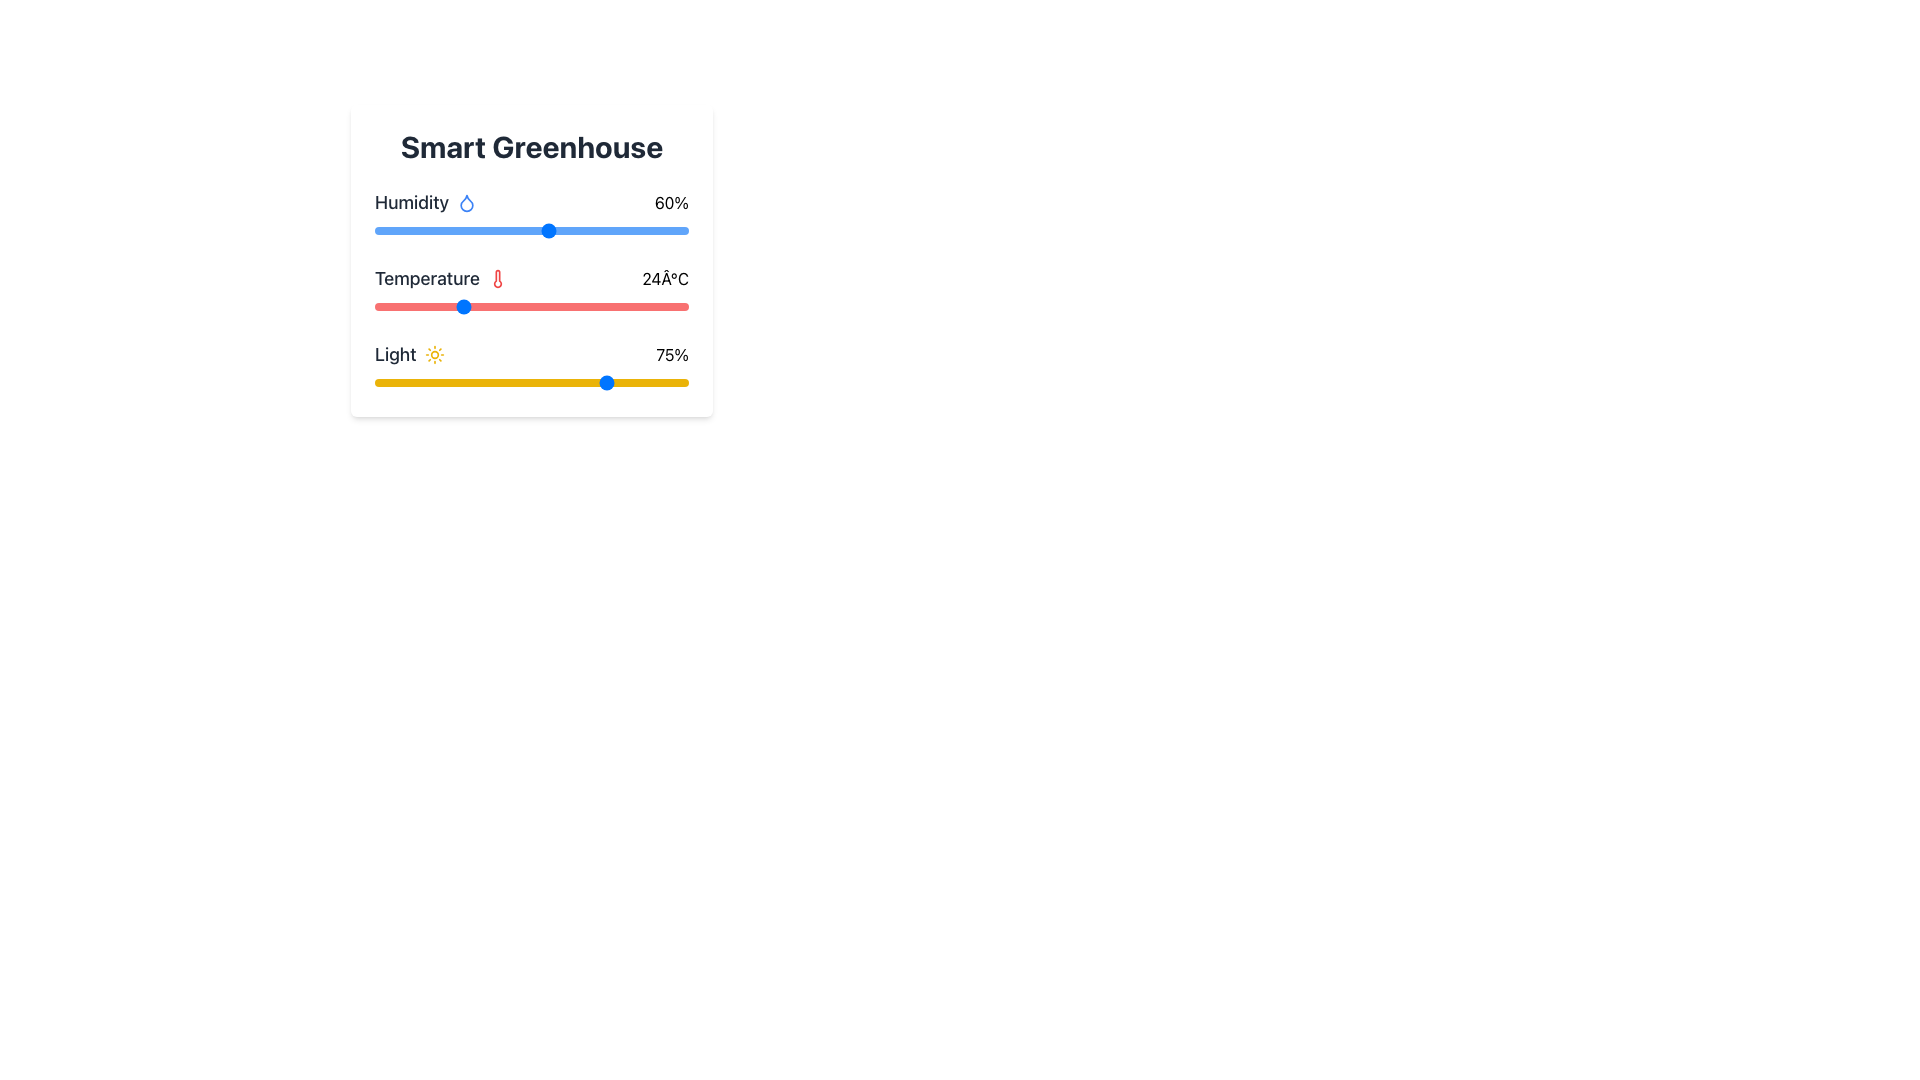 The height and width of the screenshot is (1080, 1920). What do you see at coordinates (424, 382) in the screenshot?
I see `light intensity` at bounding box center [424, 382].